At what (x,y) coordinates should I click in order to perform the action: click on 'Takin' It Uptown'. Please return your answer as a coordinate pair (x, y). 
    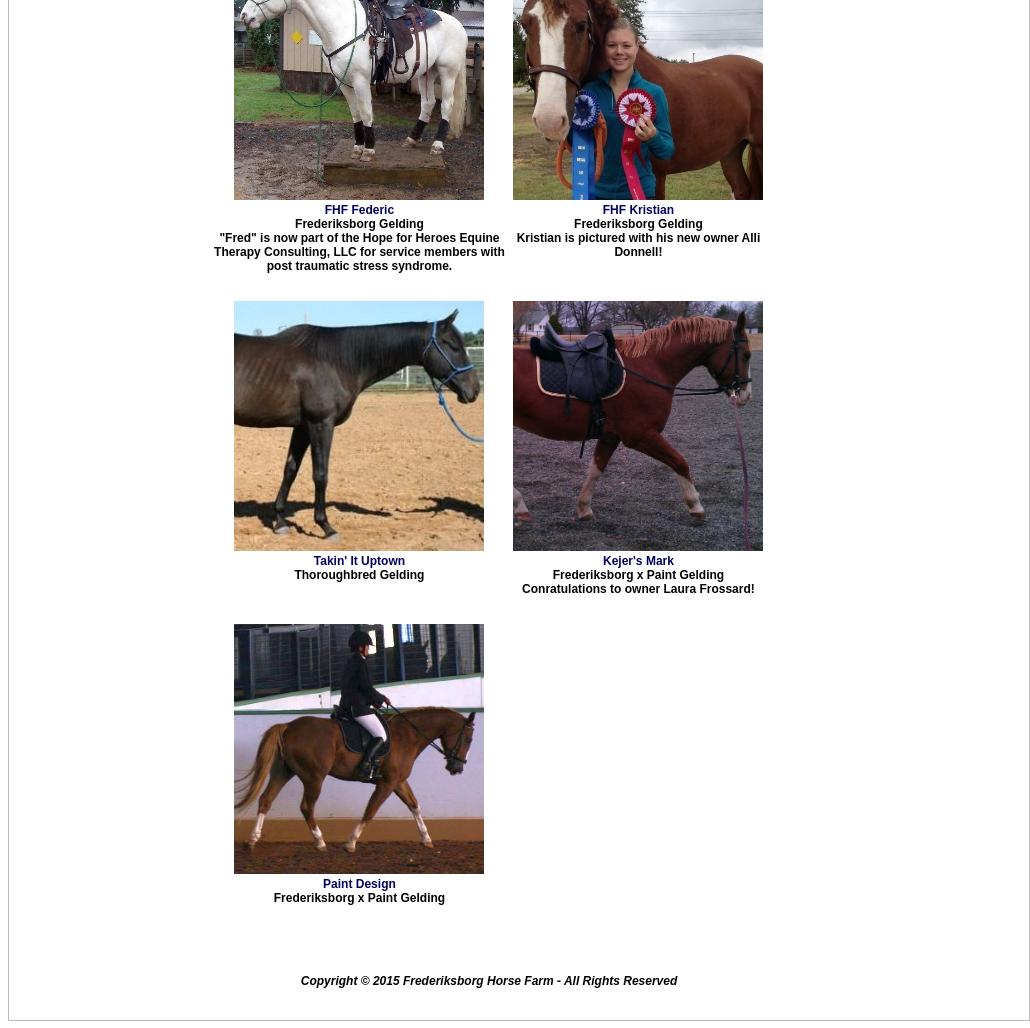
    Looking at the image, I should click on (358, 560).